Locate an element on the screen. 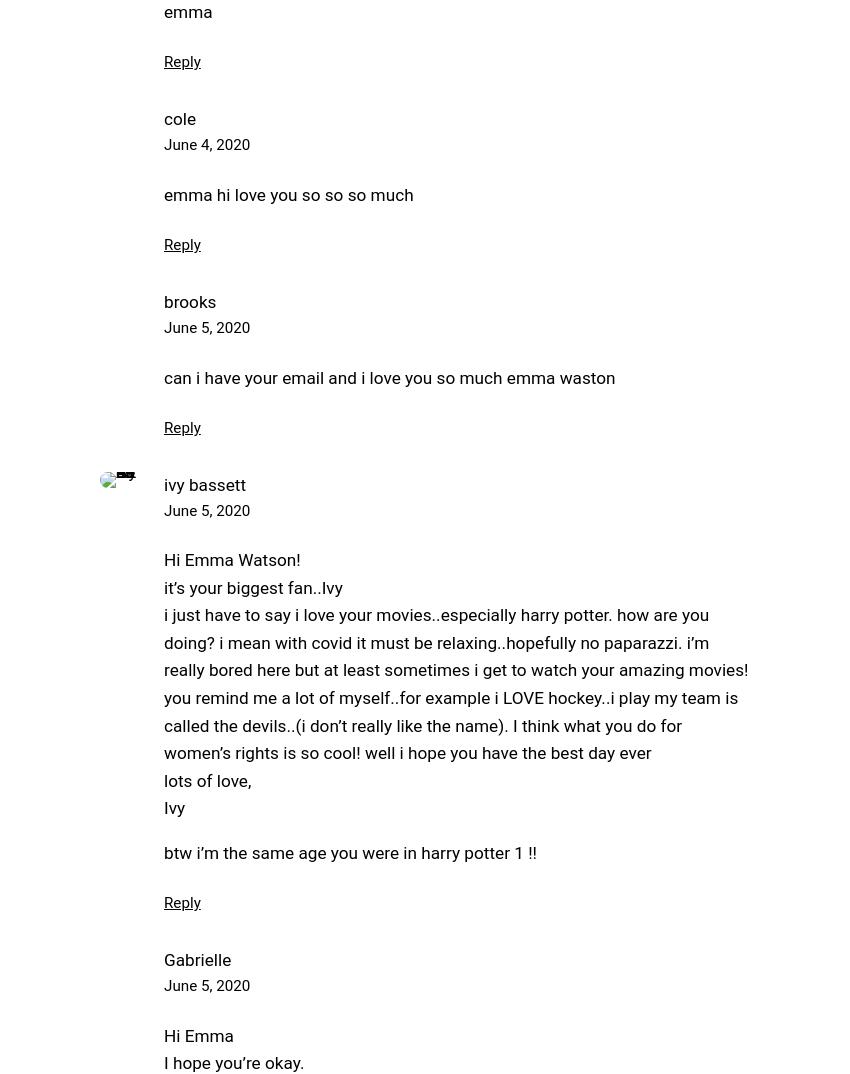 This screenshot has width=850, height=1074. 'Ivy' is located at coordinates (173, 807).